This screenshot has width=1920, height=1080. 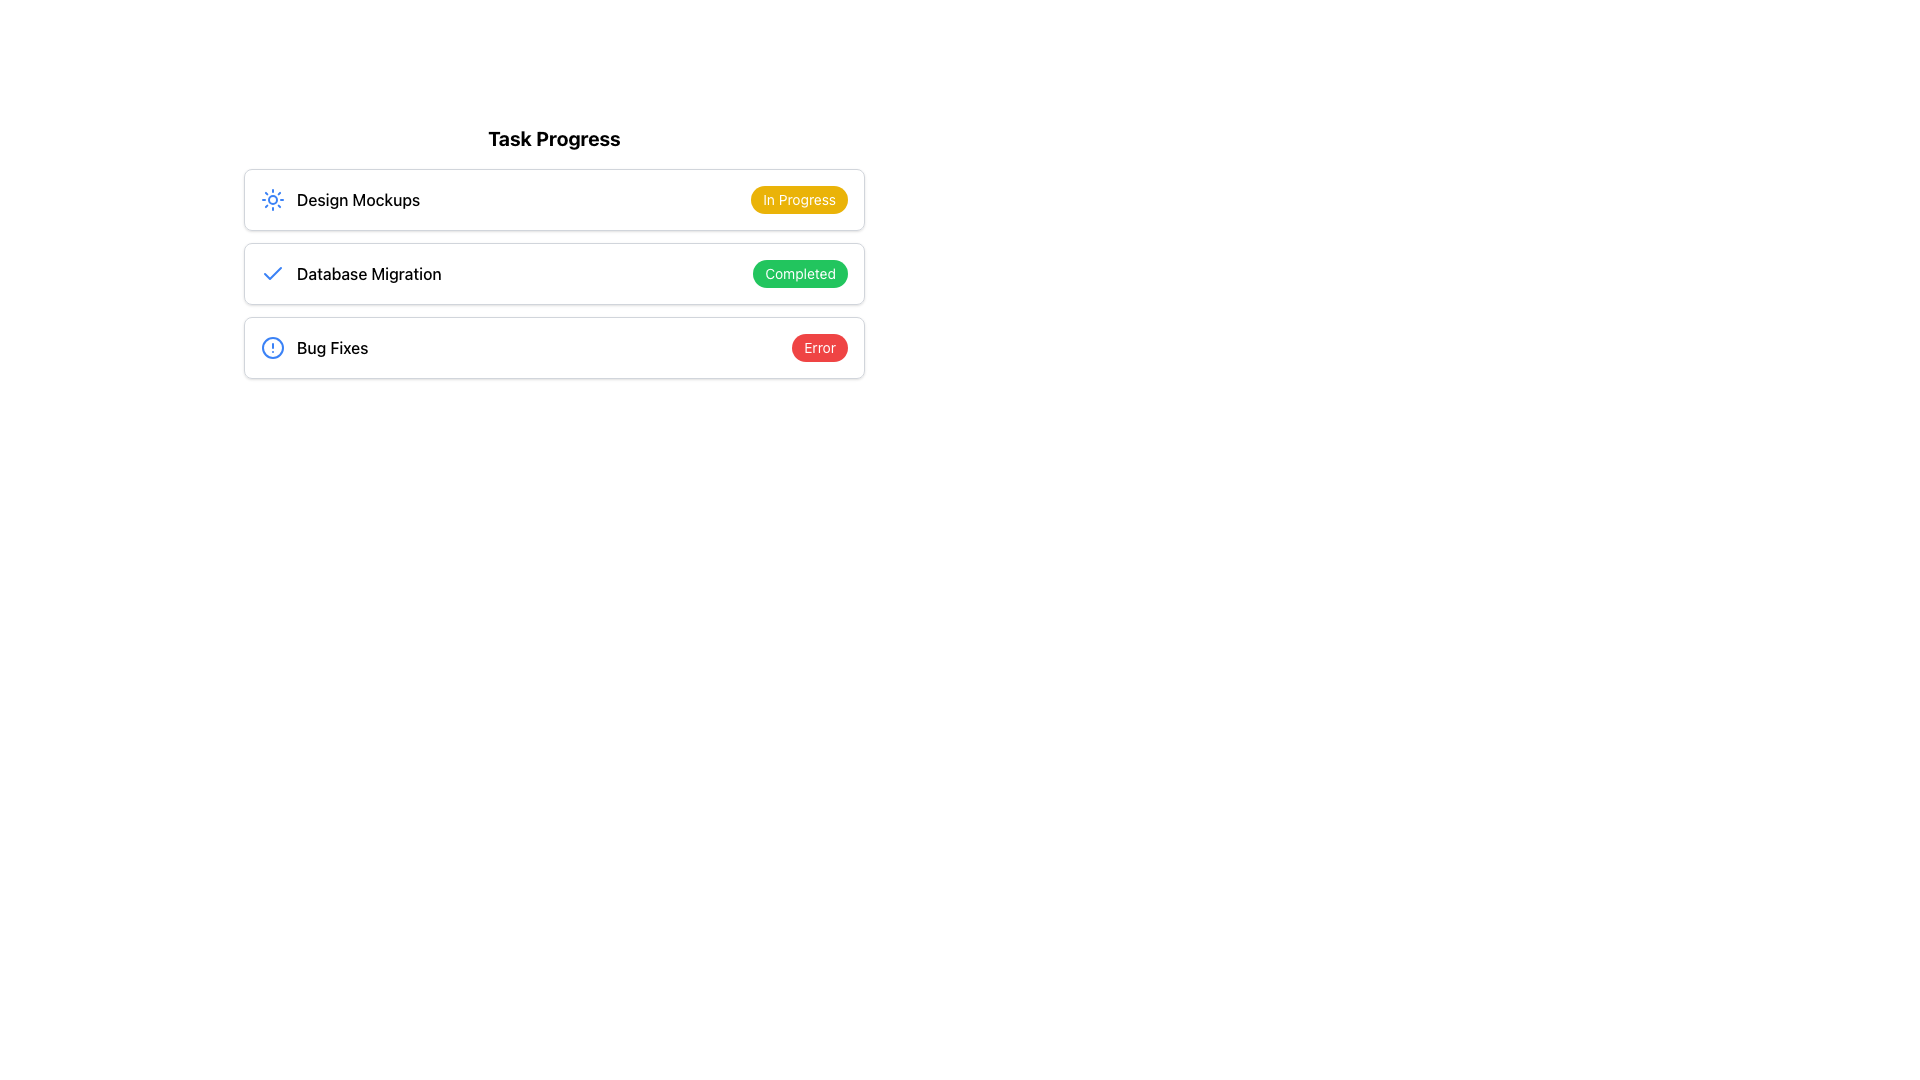 I want to click on the Text label with supplementary icon that serves as the title of a task or issue in the task list, located in the third row and aligned with the red 'Error' label, so click(x=313, y=346).